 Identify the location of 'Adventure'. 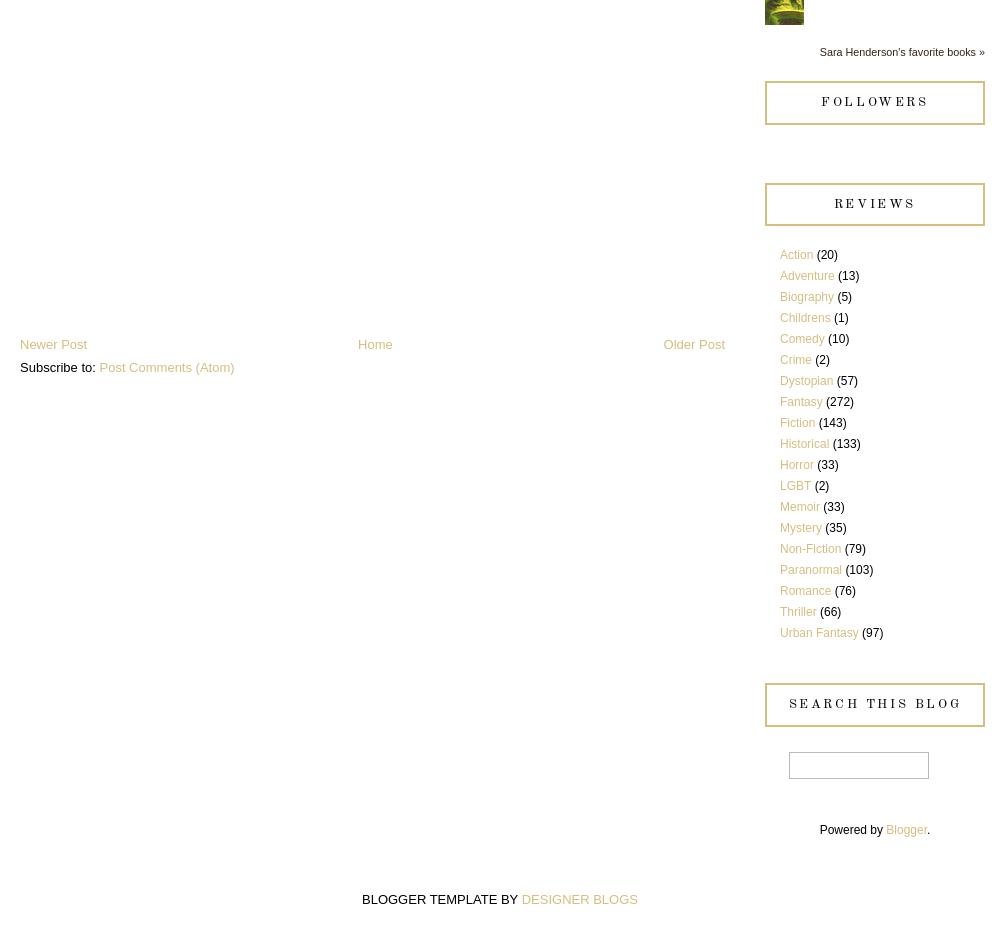
(807, 276).